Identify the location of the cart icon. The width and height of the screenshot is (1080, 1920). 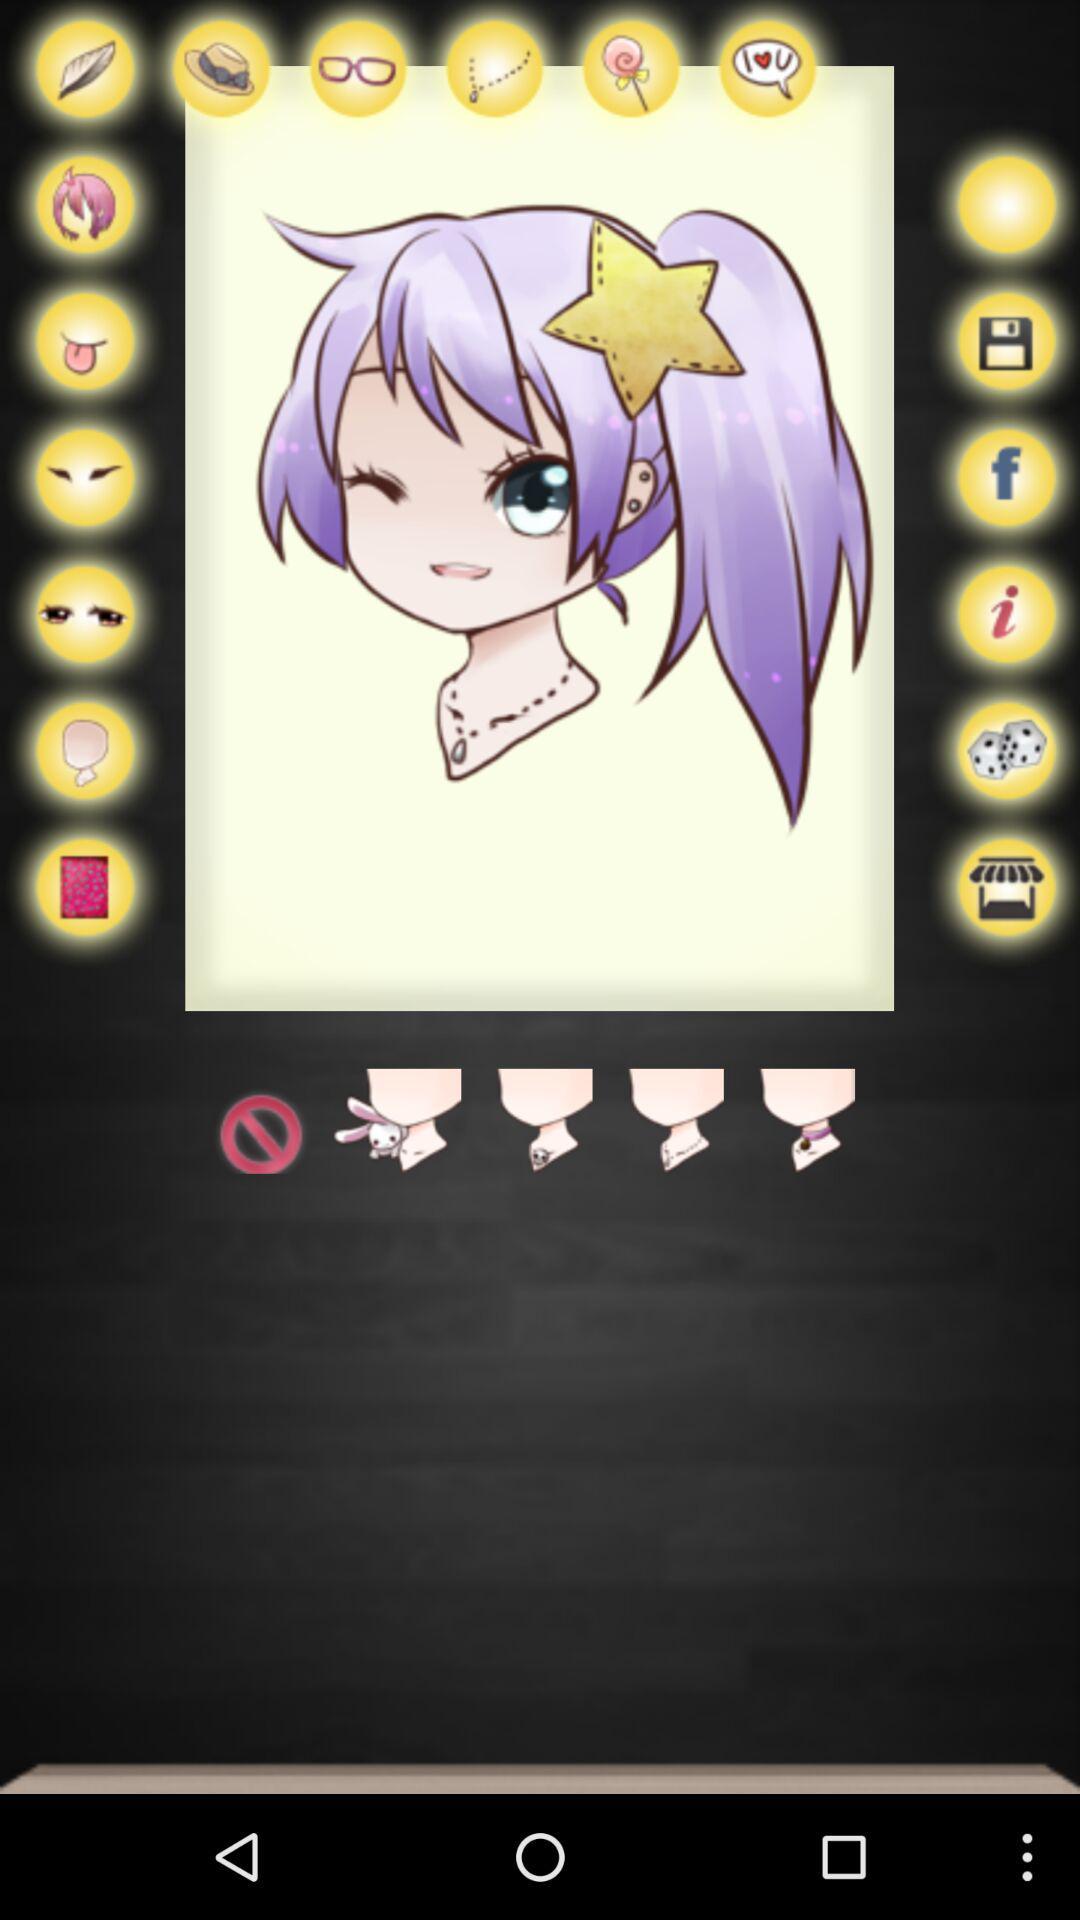
(83, 365).